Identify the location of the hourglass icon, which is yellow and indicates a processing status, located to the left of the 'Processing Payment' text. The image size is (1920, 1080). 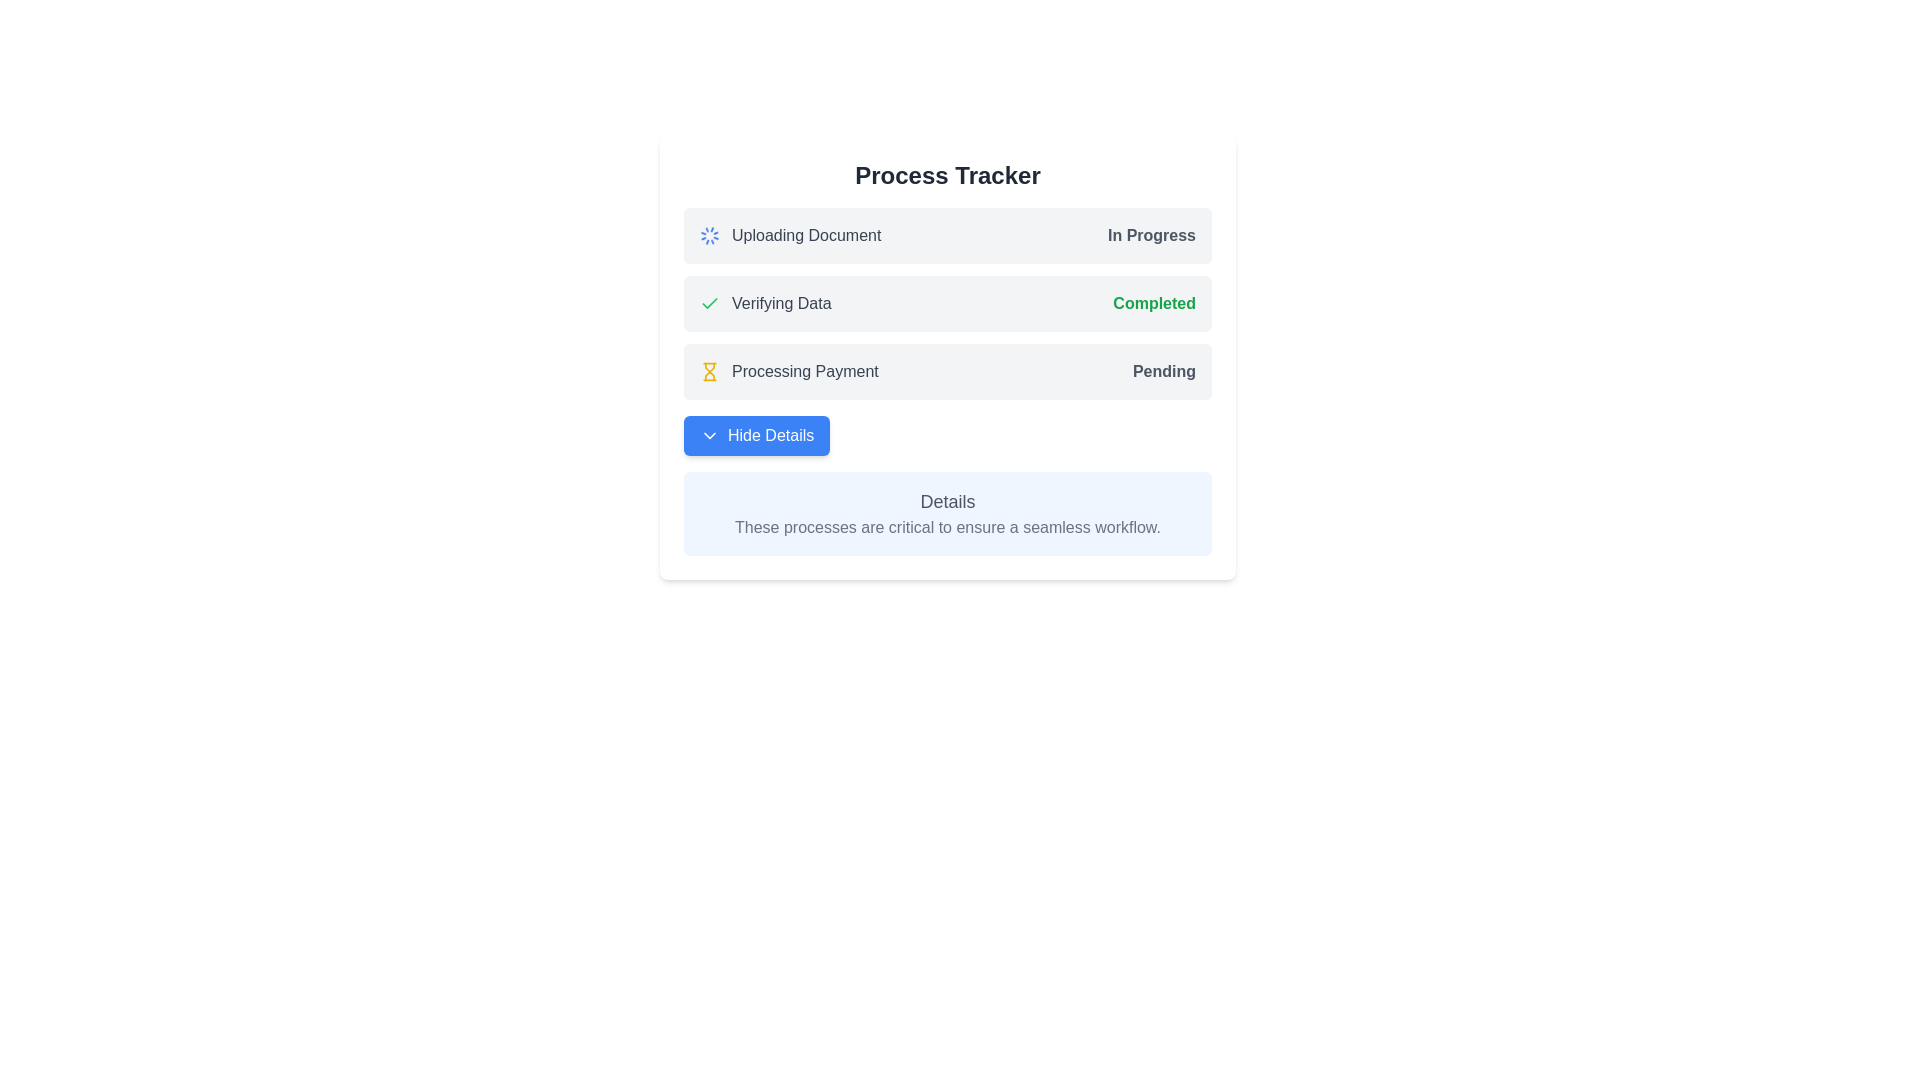
(710, 371).